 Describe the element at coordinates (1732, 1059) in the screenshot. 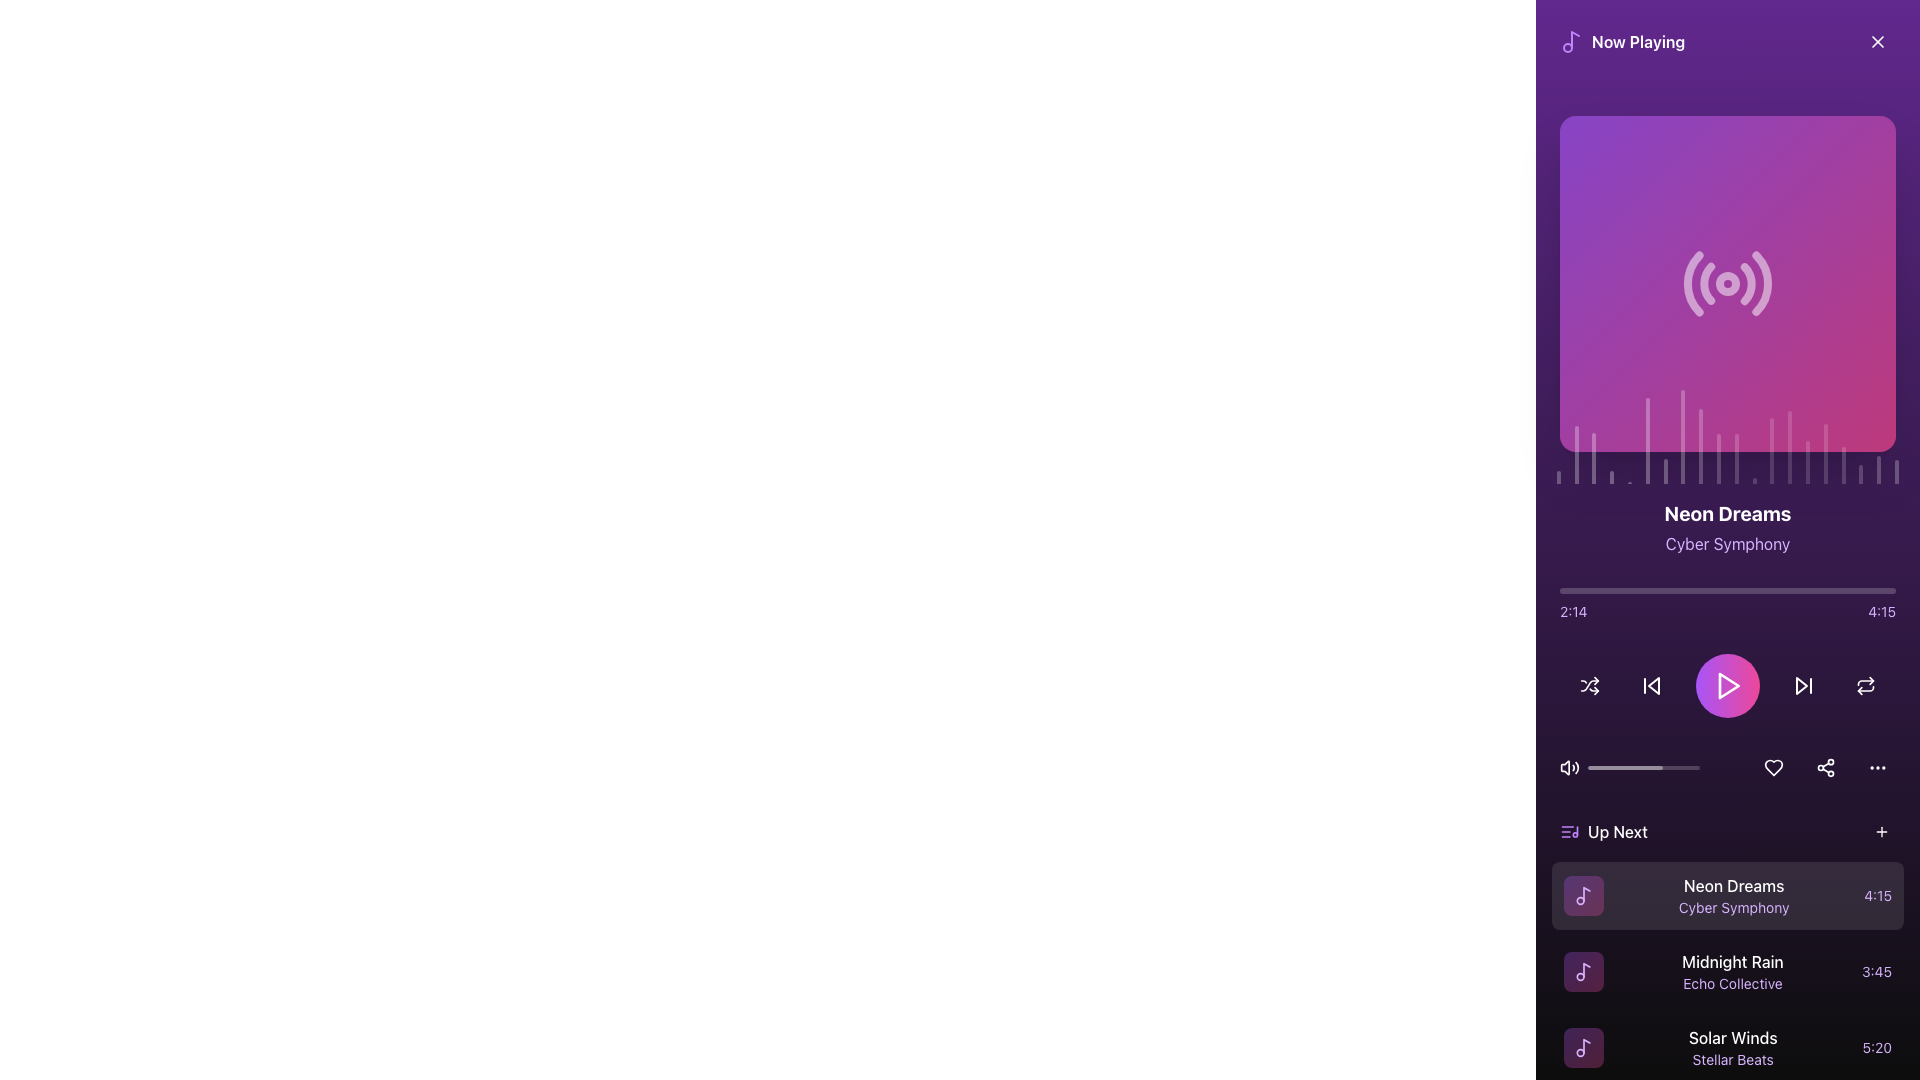

I see `the Text Label that reads 'Stellar Beats', which is styled in a smaller font and purple hue, located below the sibling element 'Solar Winds'` at that location.